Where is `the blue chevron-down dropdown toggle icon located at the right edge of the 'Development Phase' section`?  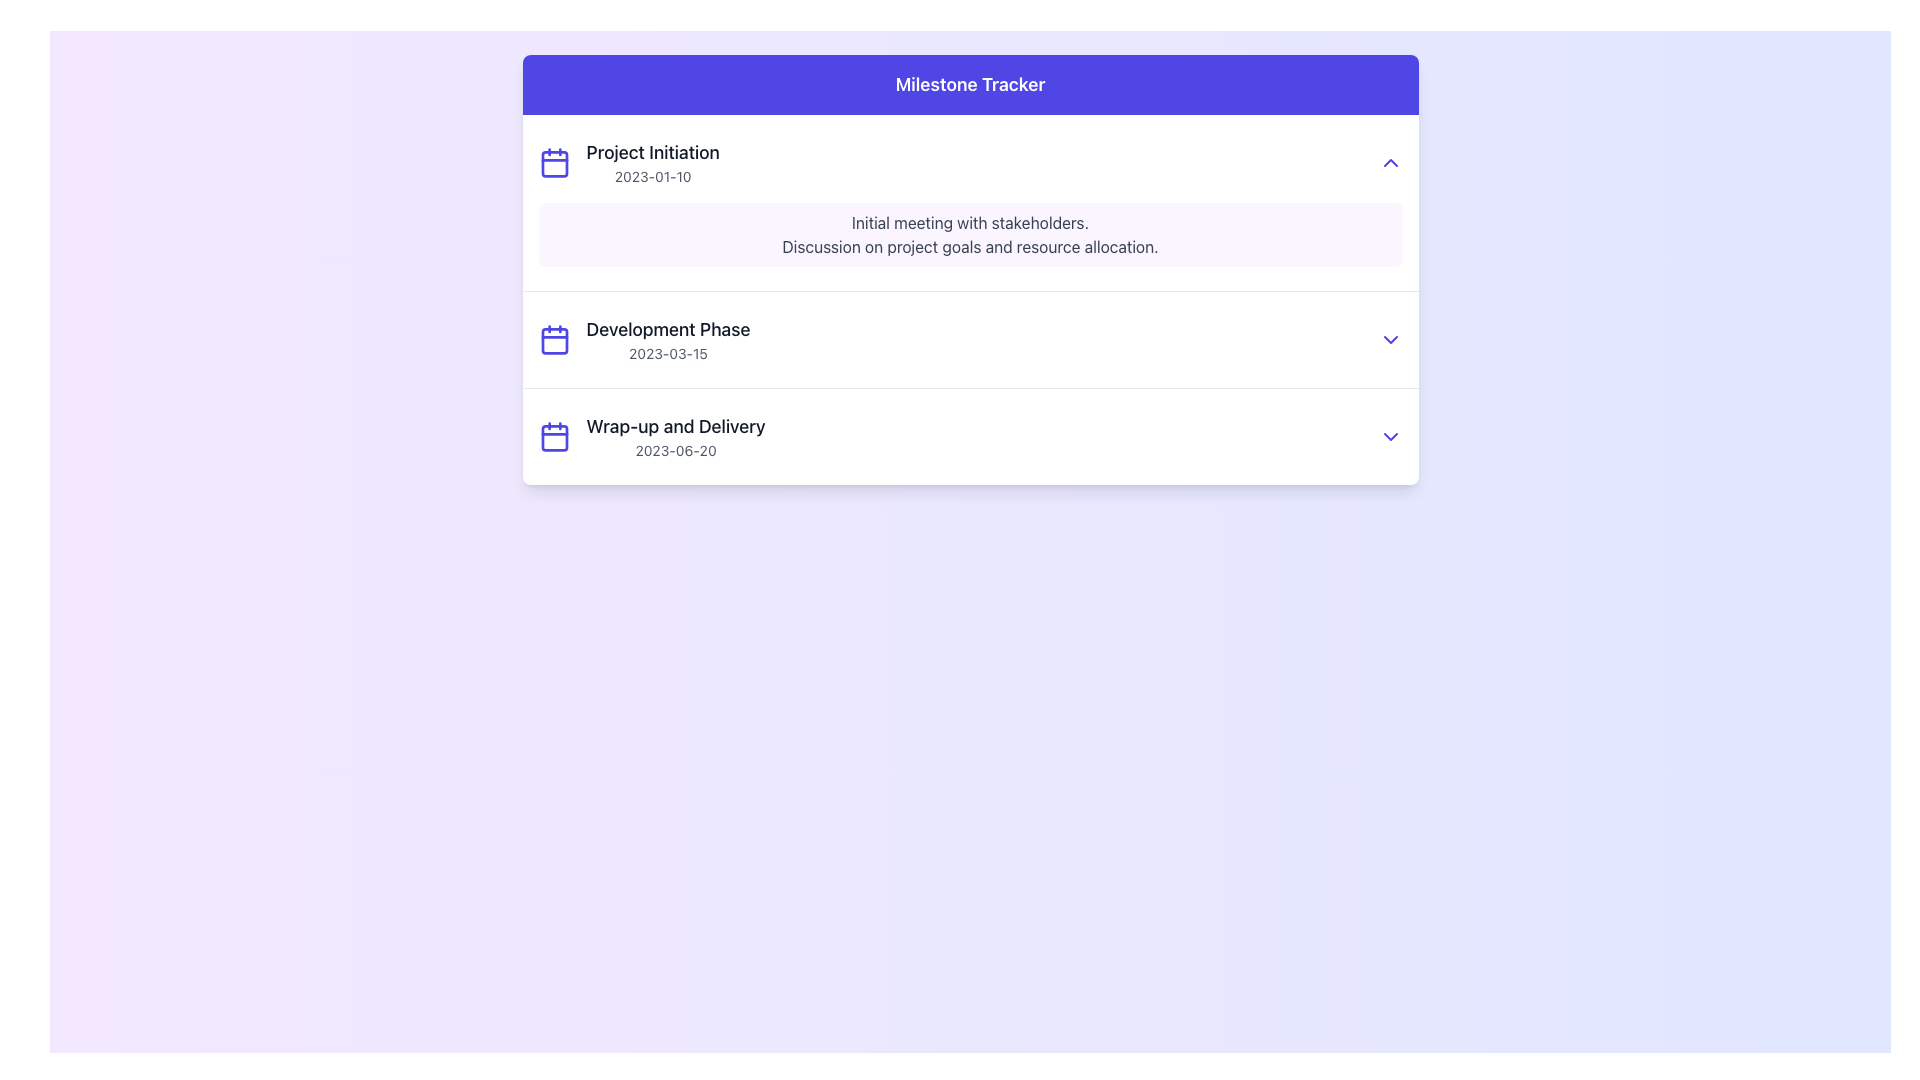 the blue chevron-down dropdown toggle icon located at the right edge of the 'Development Phase' section is located at coordinates (1389, 338).